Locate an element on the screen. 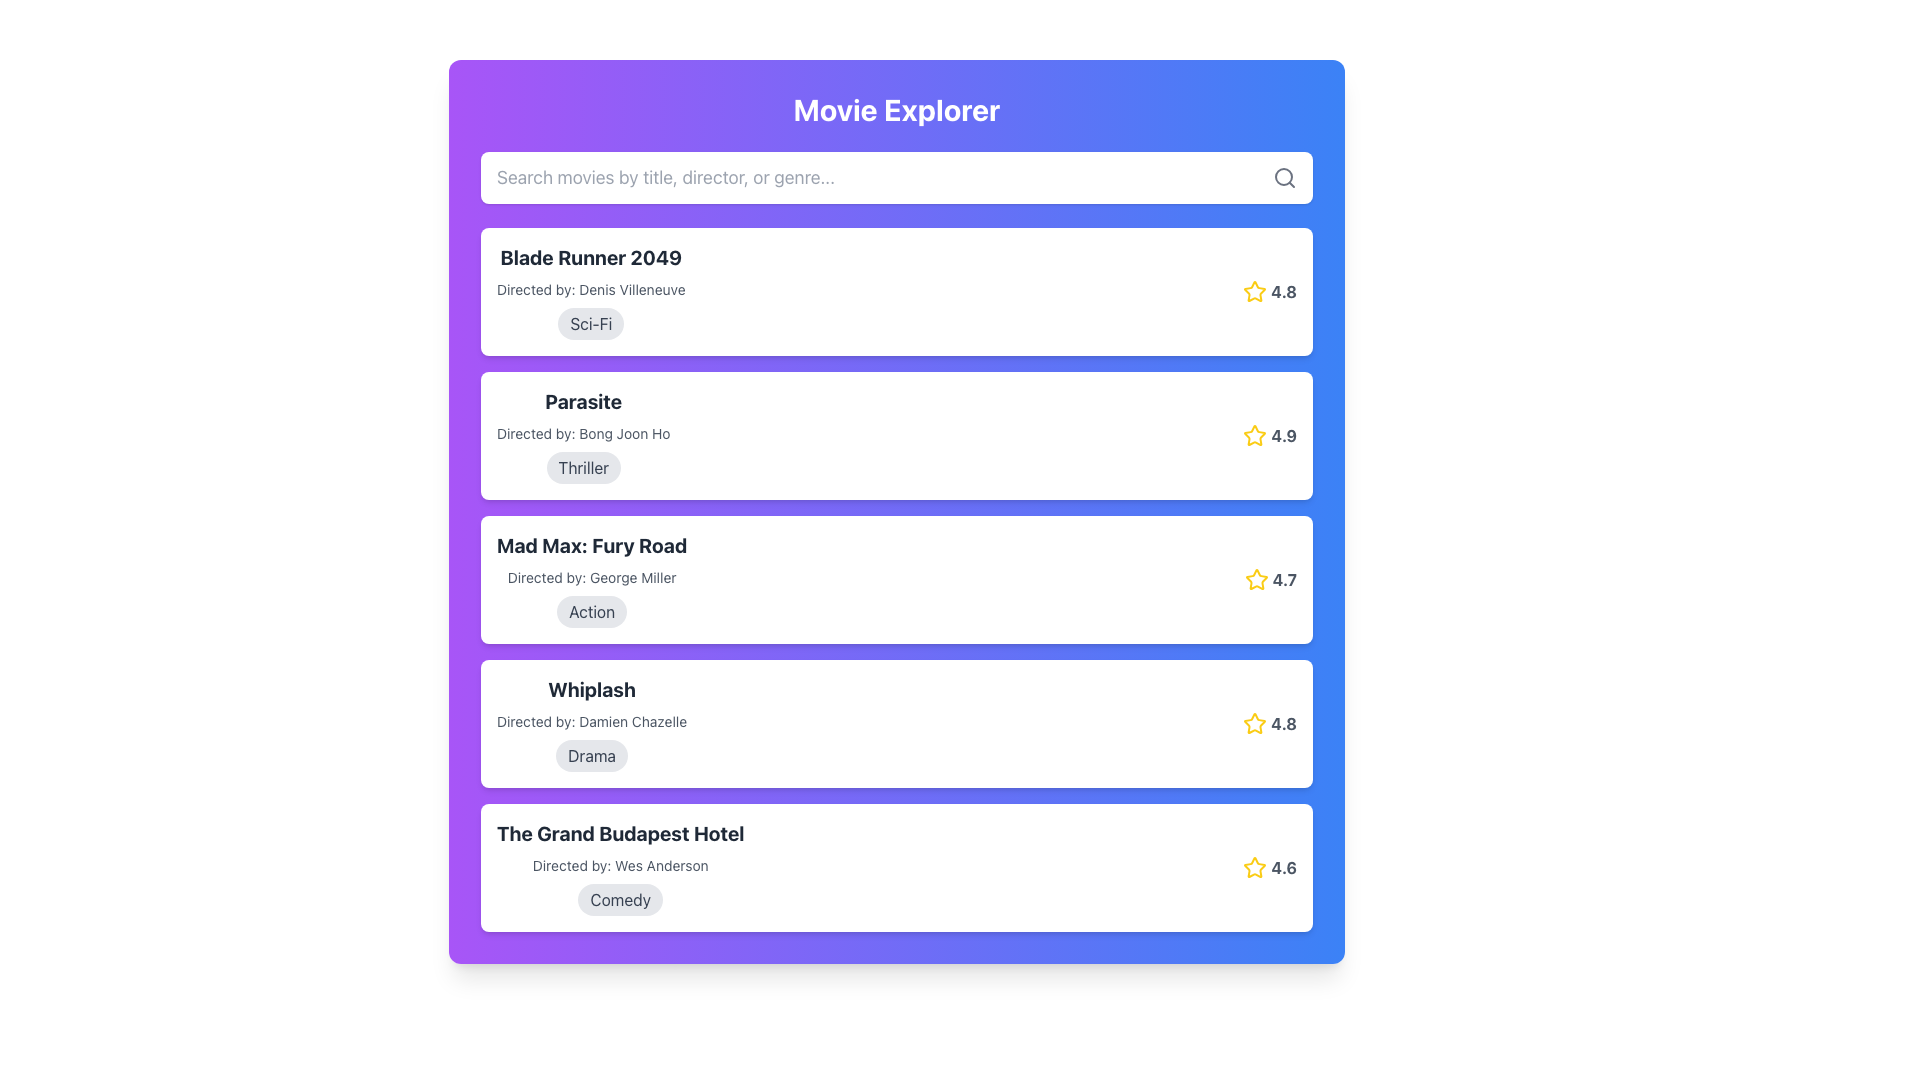  the genre label tag with the text 'Sci-Fi', which is an oval-shaped tag located beneath the title 'Blade Runner 2049' and the director information is located at coordinates (590, 323).